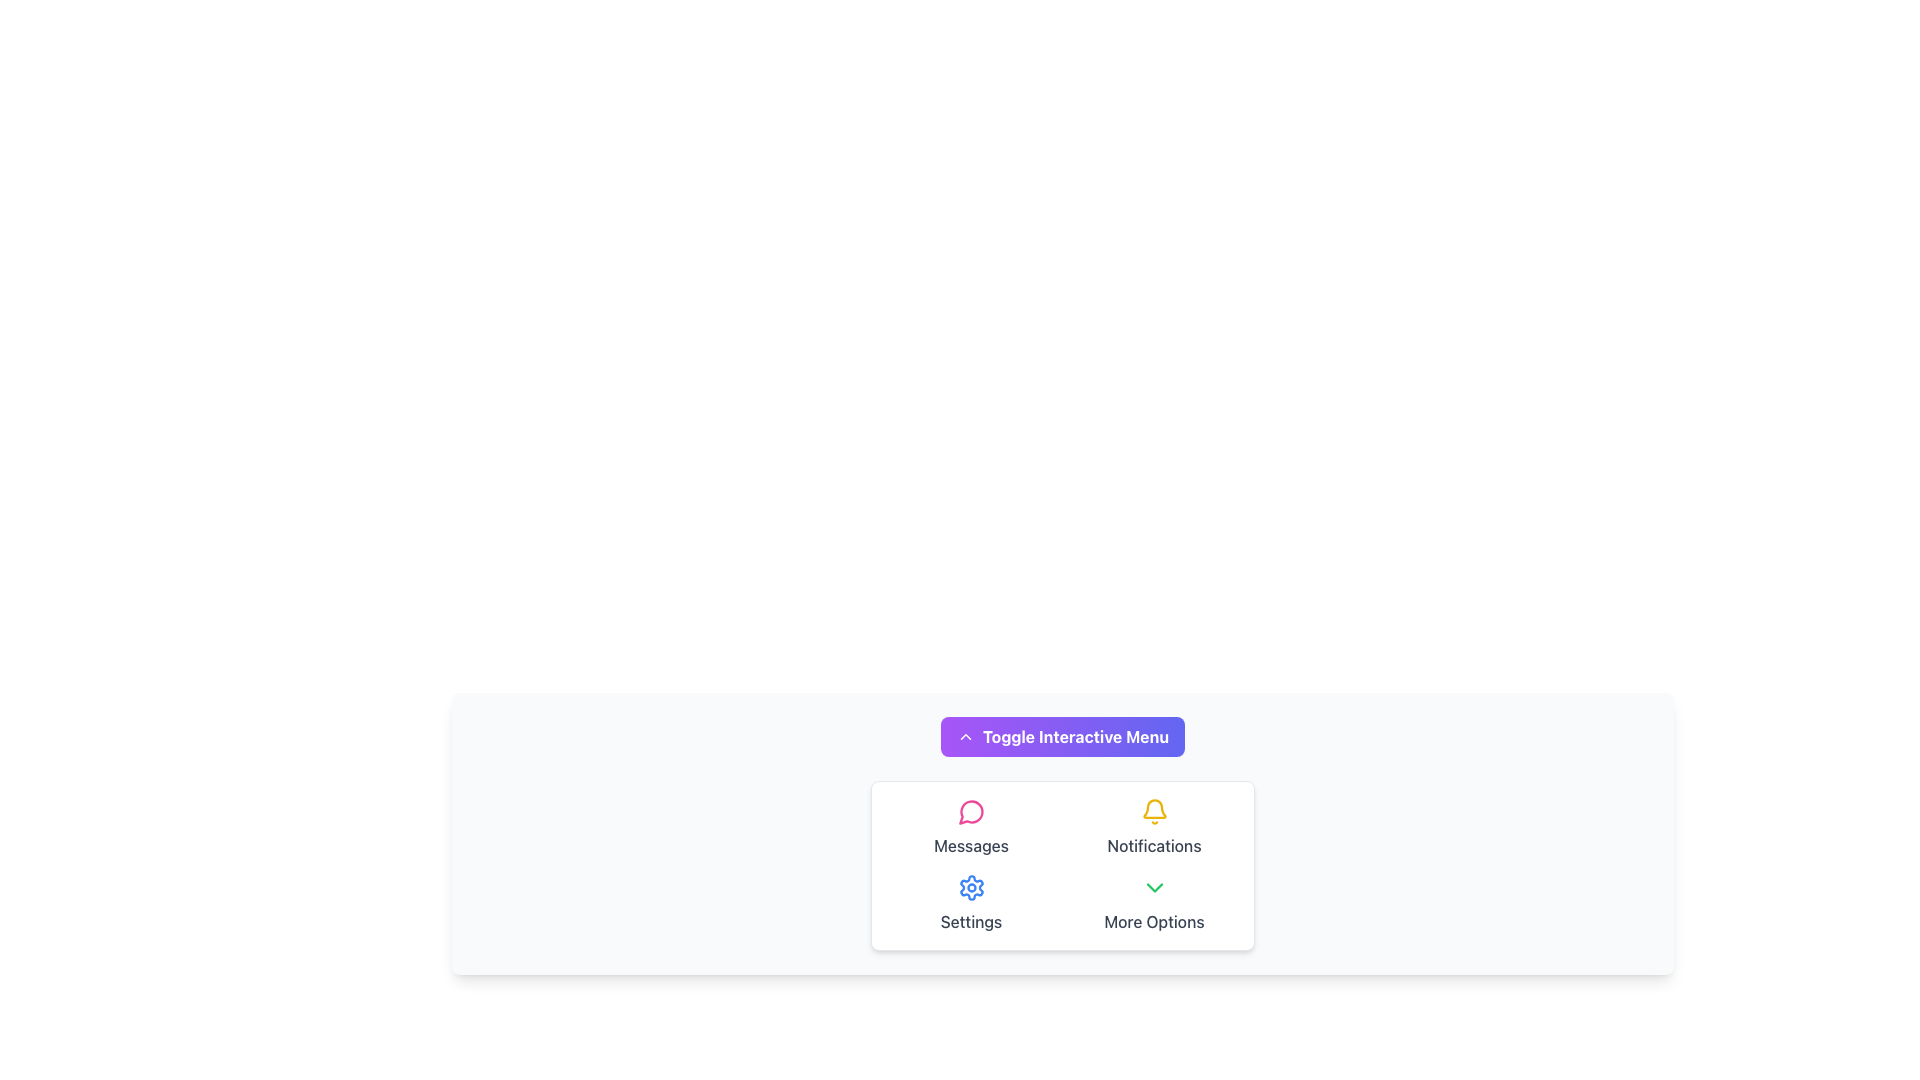  Describe the element at coordinates (1154, 845) in the screenshot. I see `the 'Notifications' text label, which is styled in medium font weight and gray color, located below the bell icon in the options menu and is the third option from the left` at that location.